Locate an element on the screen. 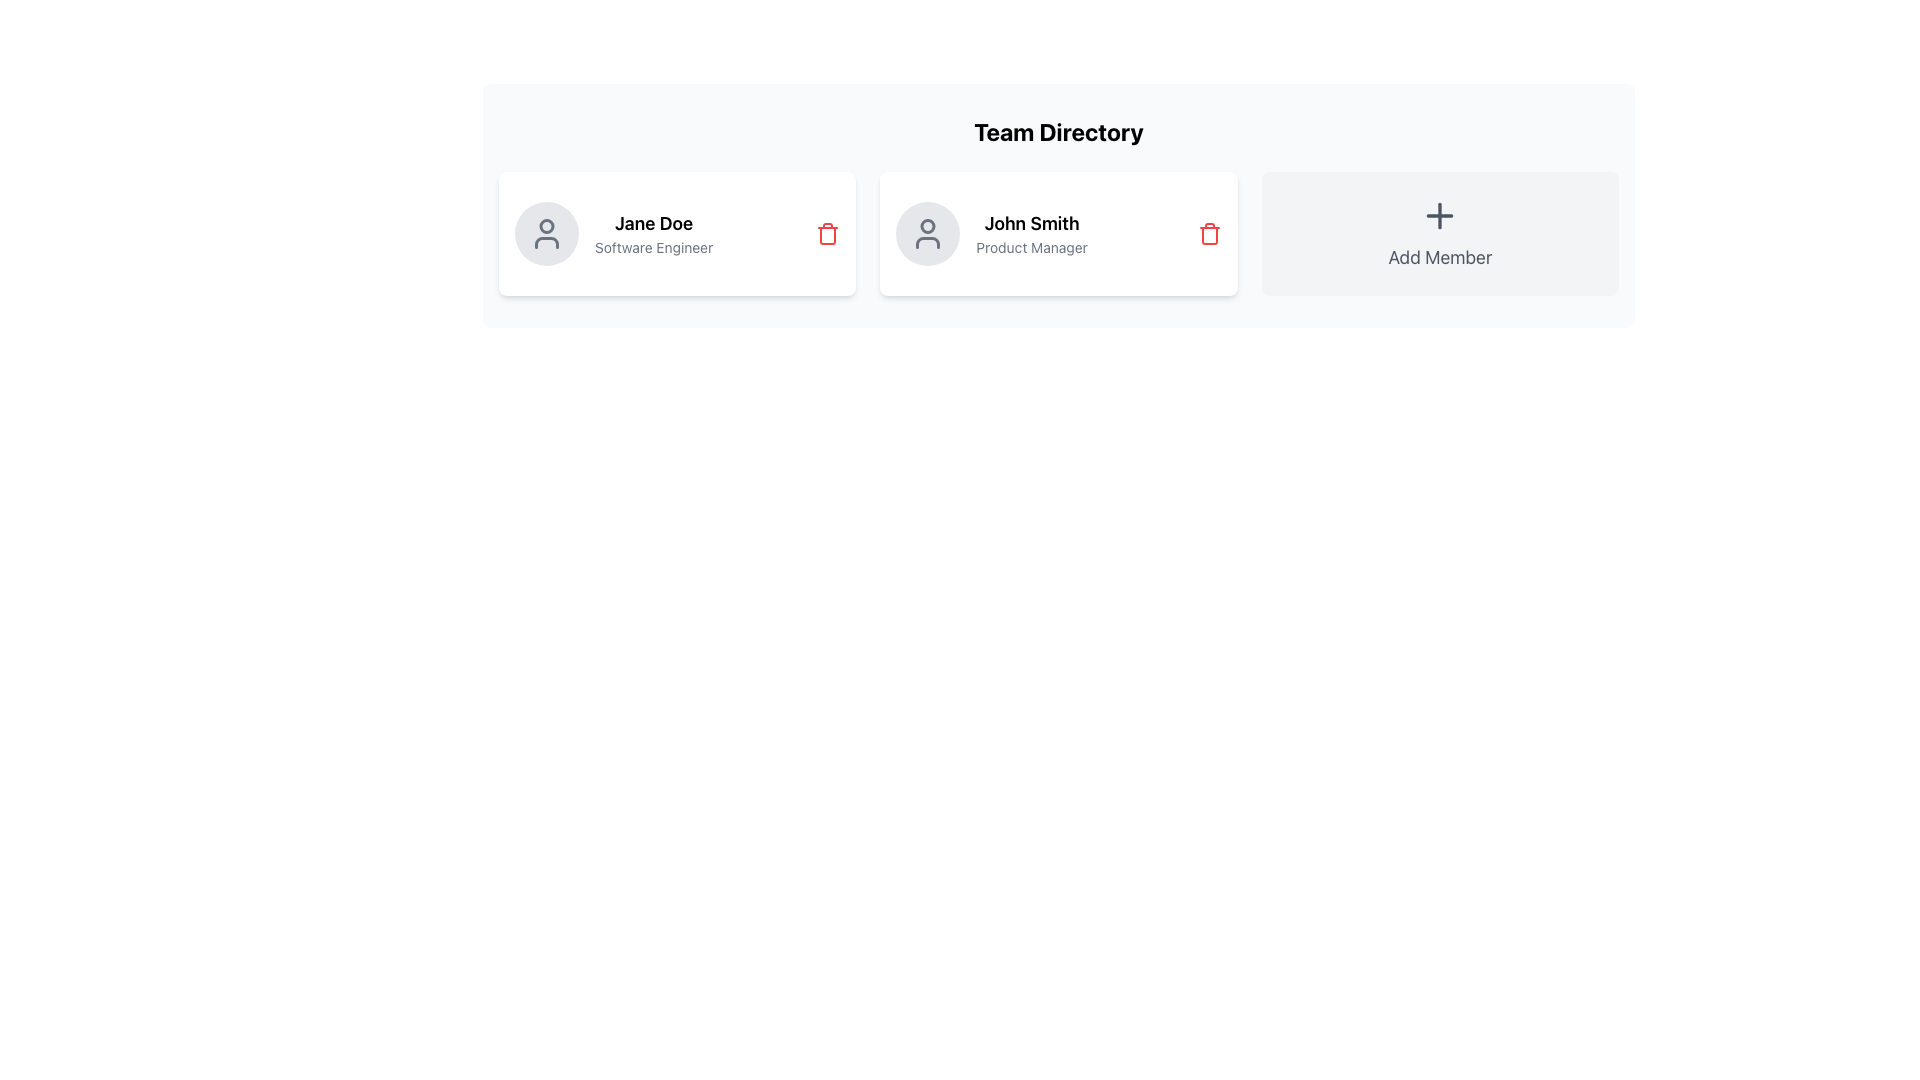 The image size is (1920, 1080). the lower part of the human silhouette in the user profile icon representing 'Jane Doe' is located at coordinates (547, 242).